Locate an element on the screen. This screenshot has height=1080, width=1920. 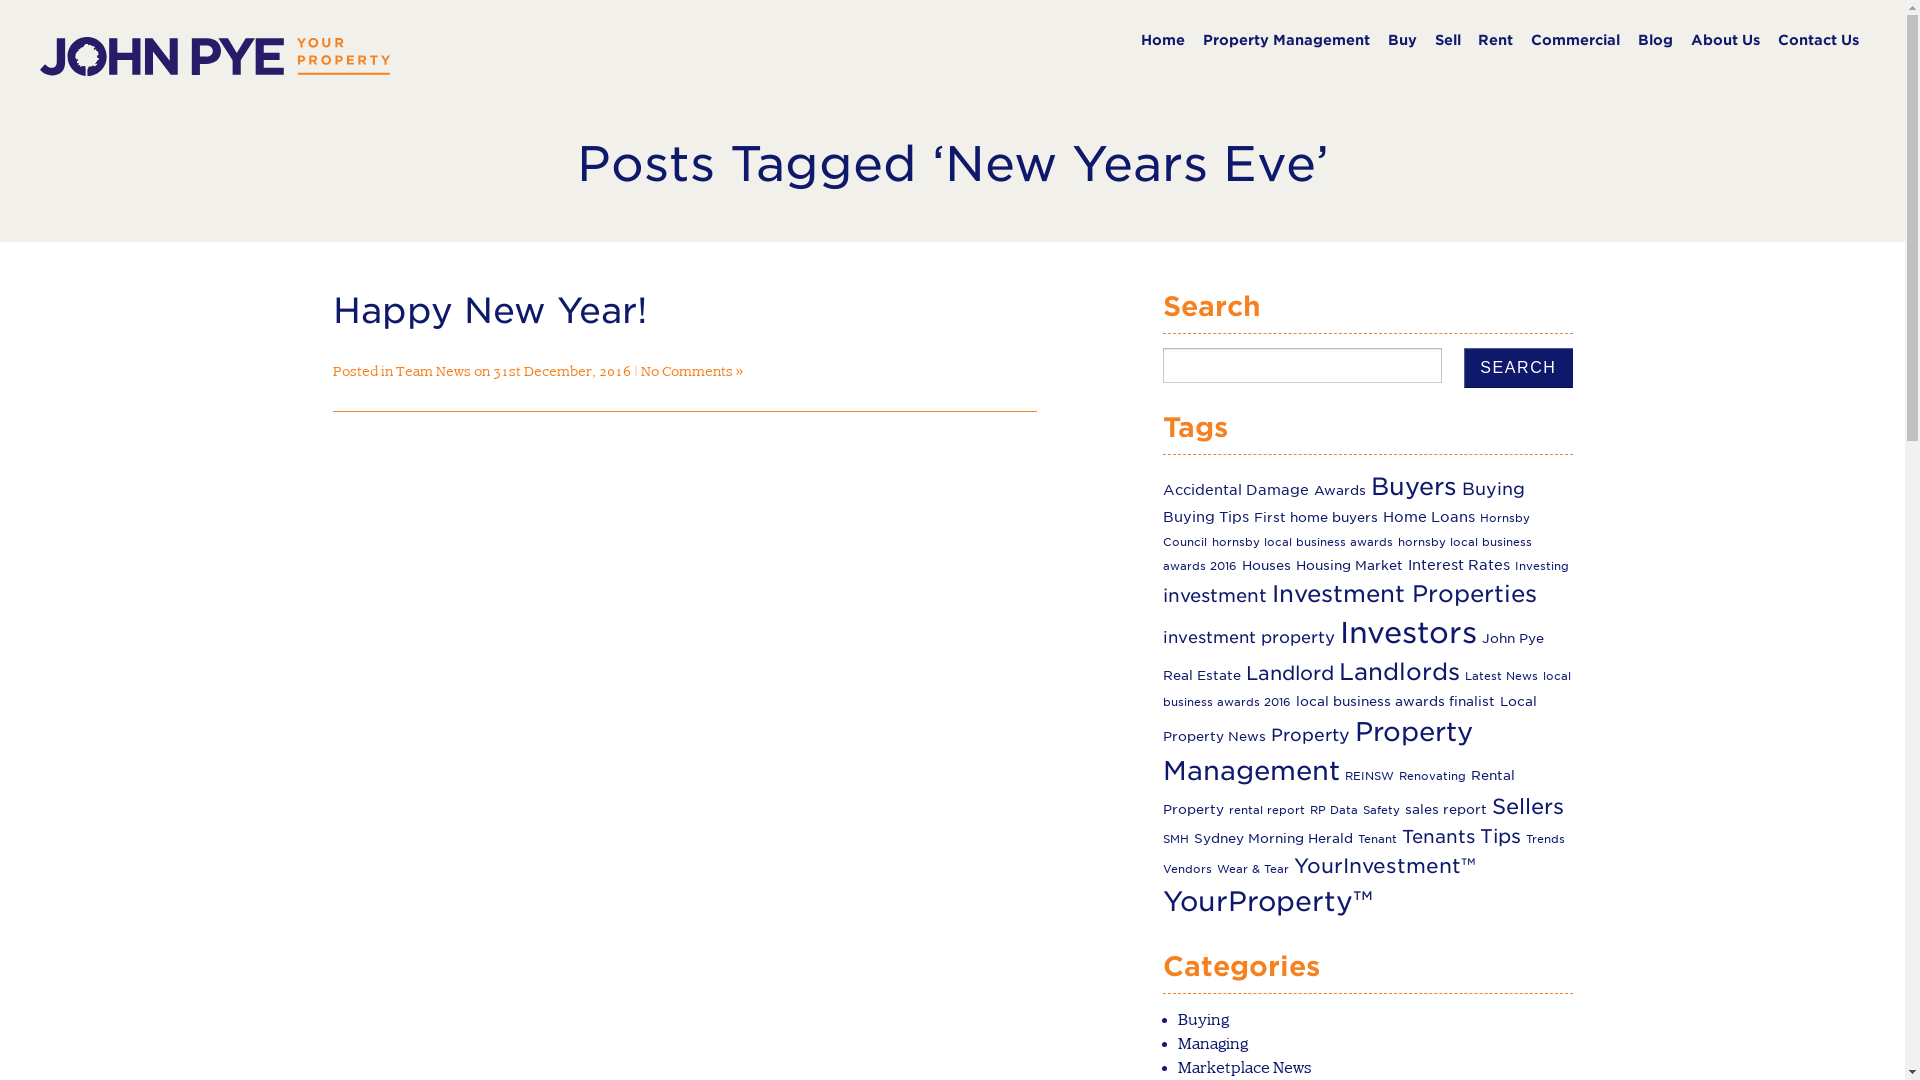
'Tips' is located at coordinates (1500, 836).